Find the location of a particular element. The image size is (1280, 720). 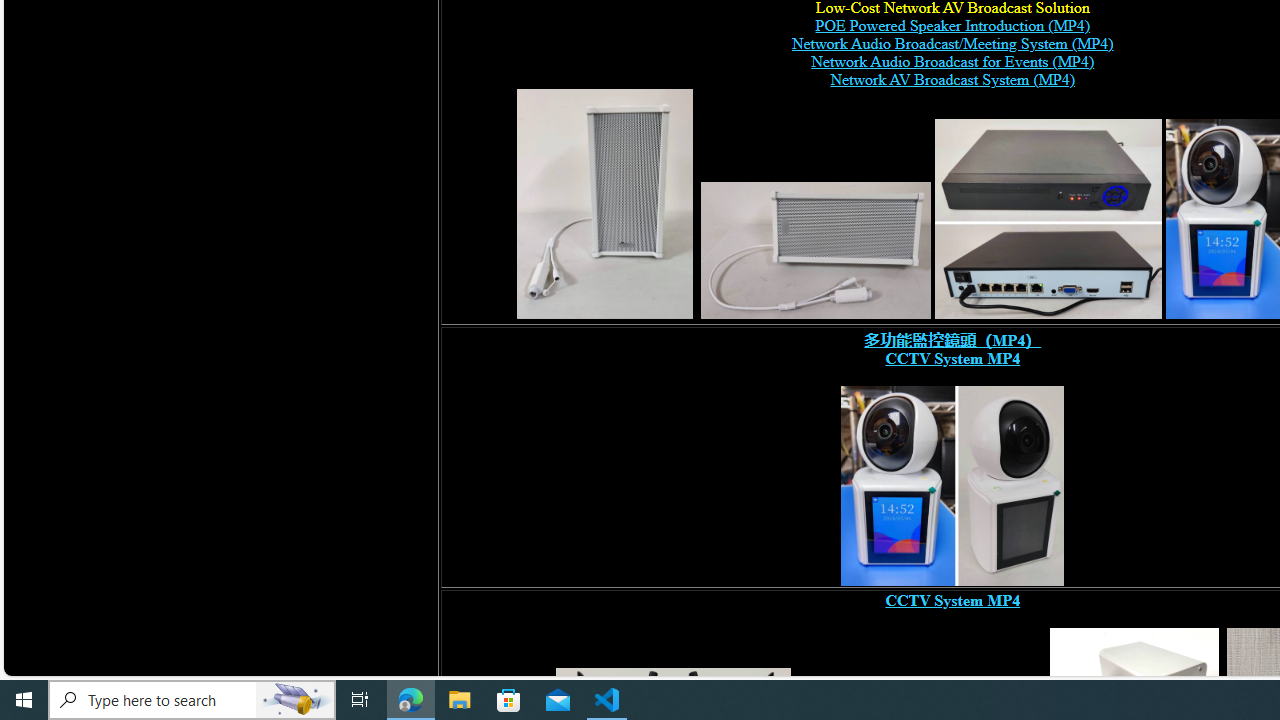

'Network Audio Broadcast/Meeting System (MP4)' is located at coordinates (951, 44).